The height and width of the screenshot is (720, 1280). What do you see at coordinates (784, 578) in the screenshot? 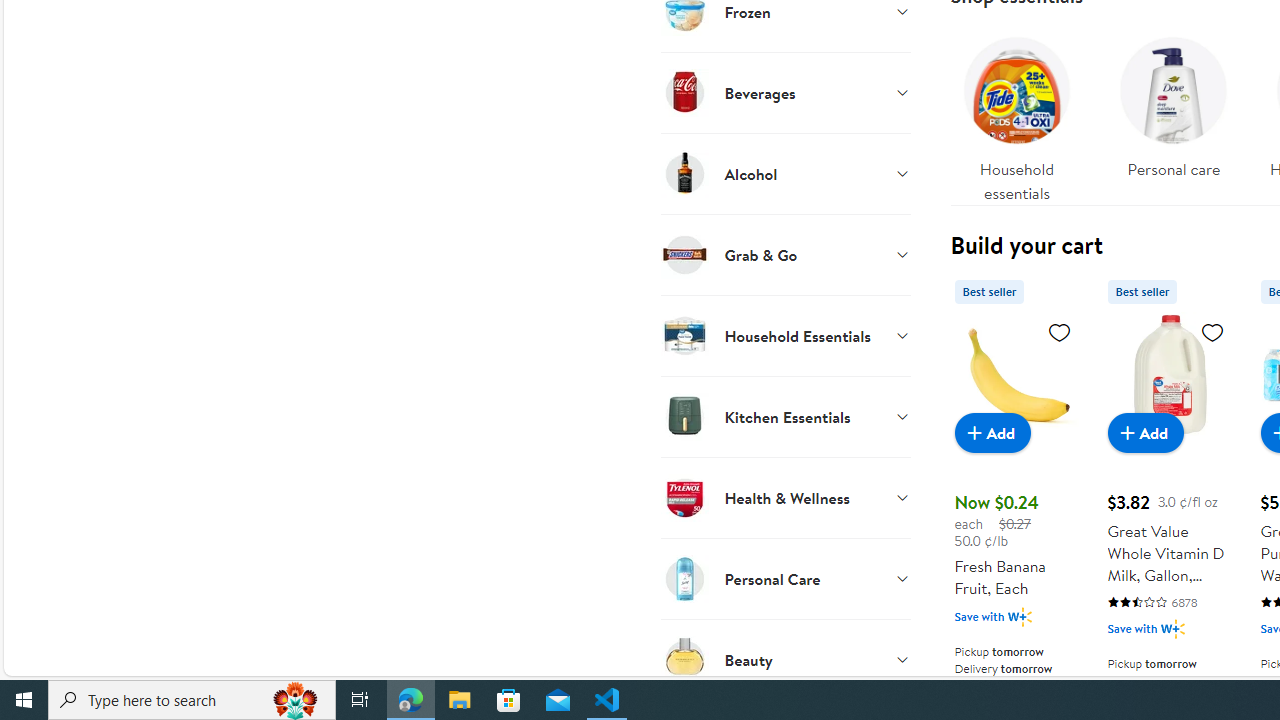
I see `'Personal Care'` at bounding box center [784, 578].